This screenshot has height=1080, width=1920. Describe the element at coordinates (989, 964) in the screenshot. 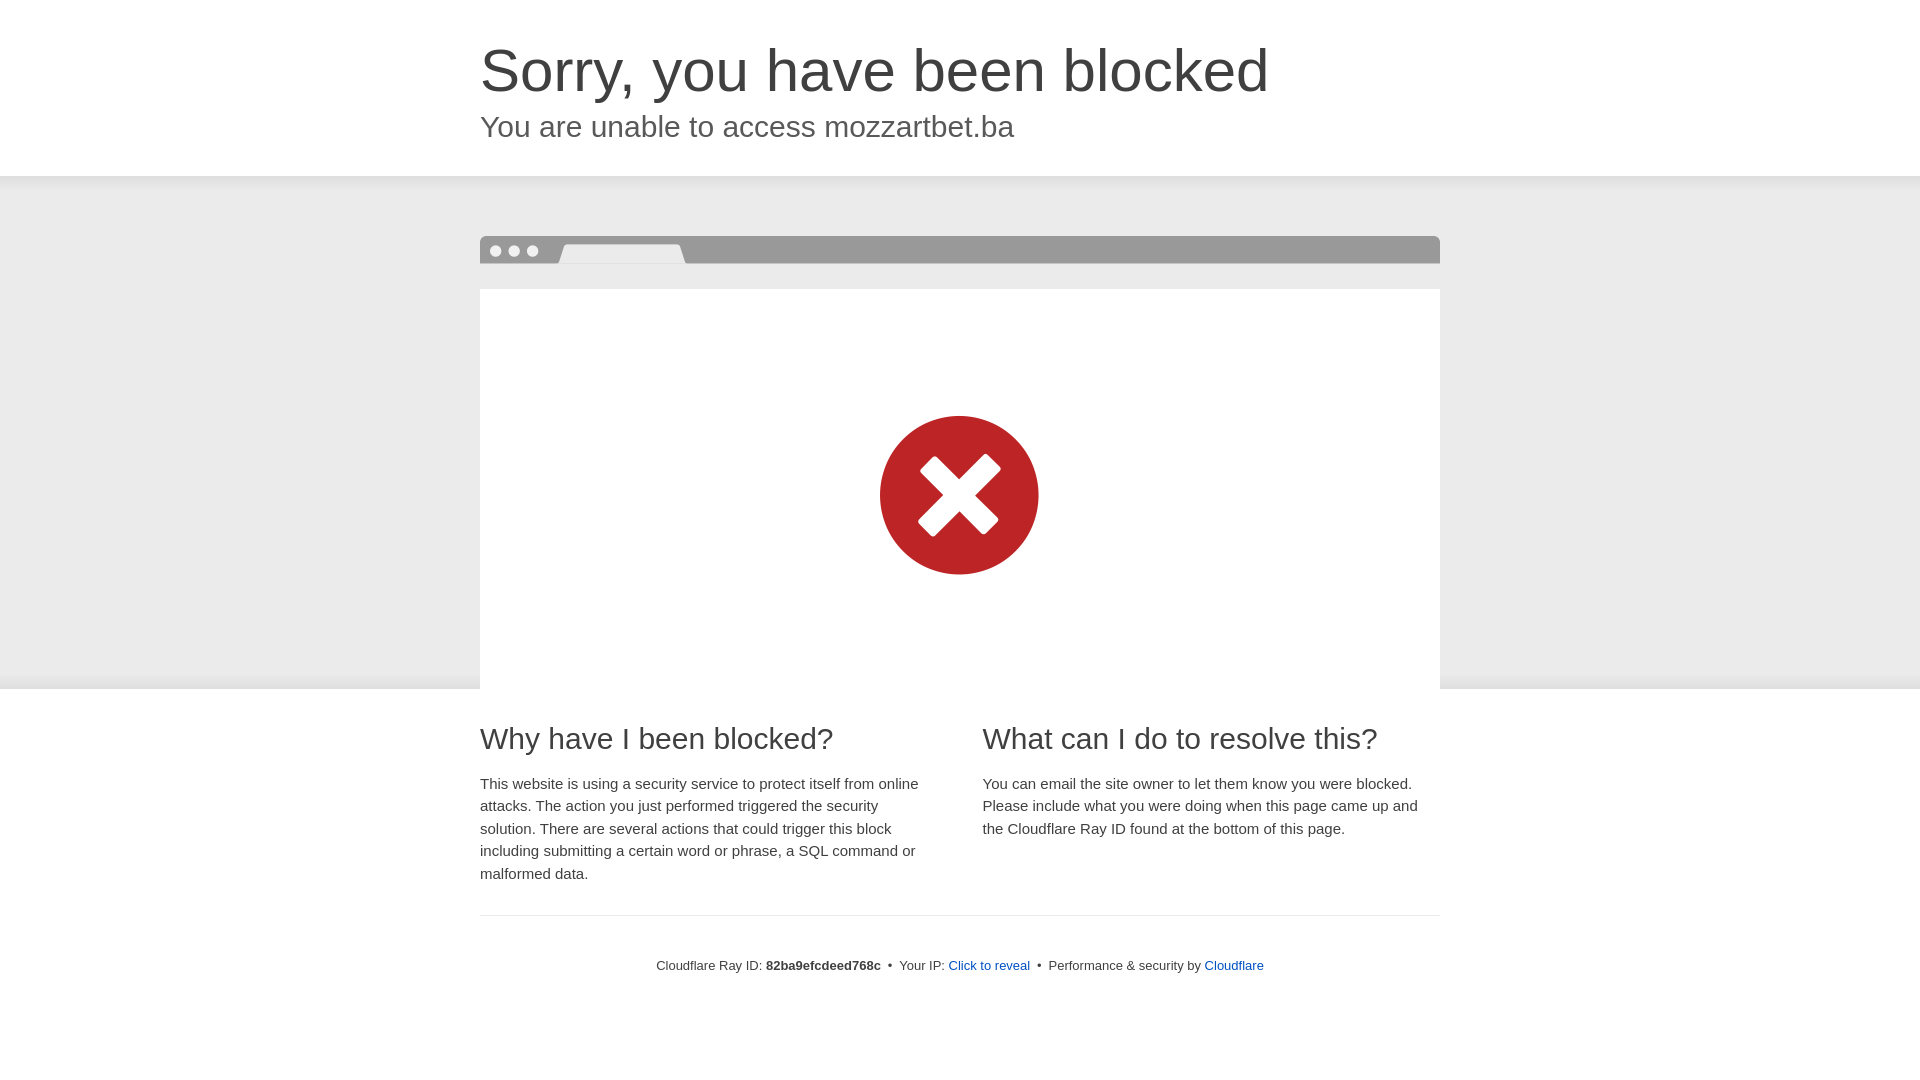

I see `'Click to reveal'` at that location.